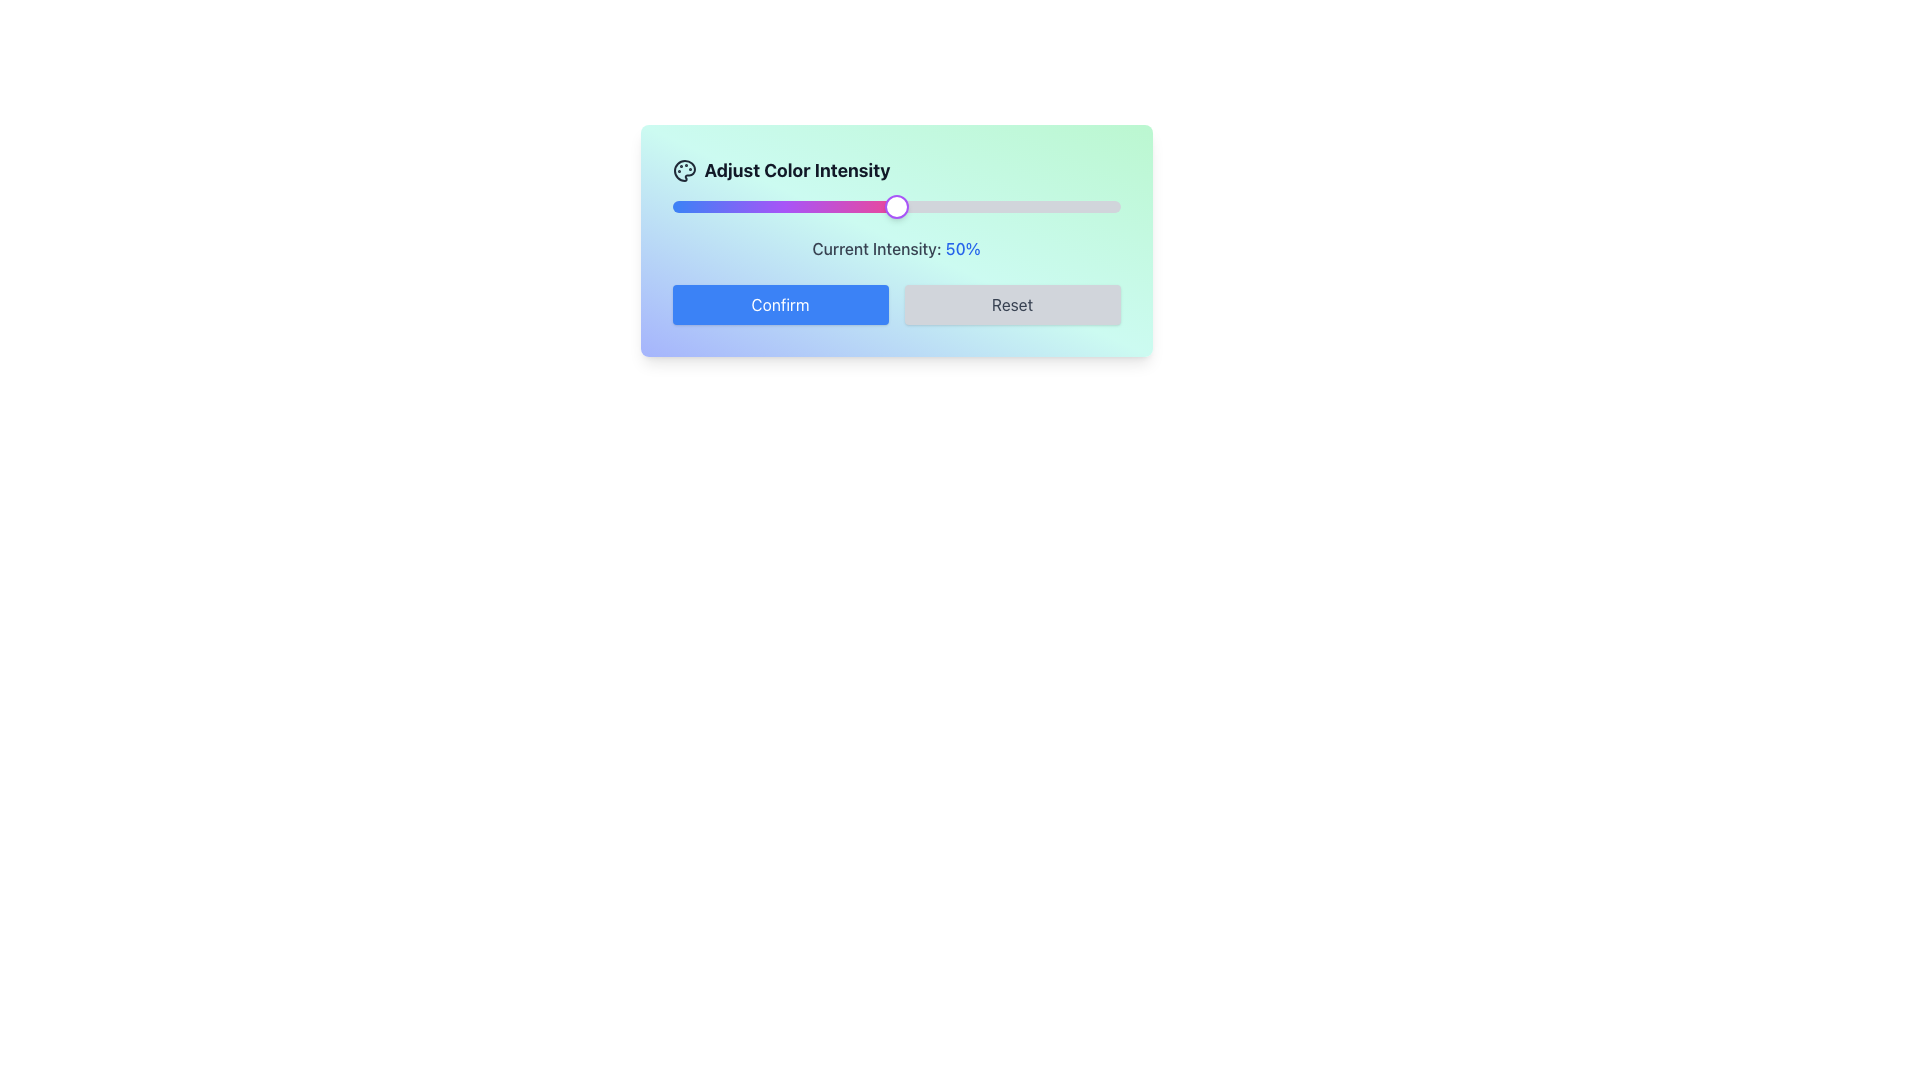 Image resolution: width=1920 pixels, height=1080 pixels. I want to click on the intensity, so click(897, 207).